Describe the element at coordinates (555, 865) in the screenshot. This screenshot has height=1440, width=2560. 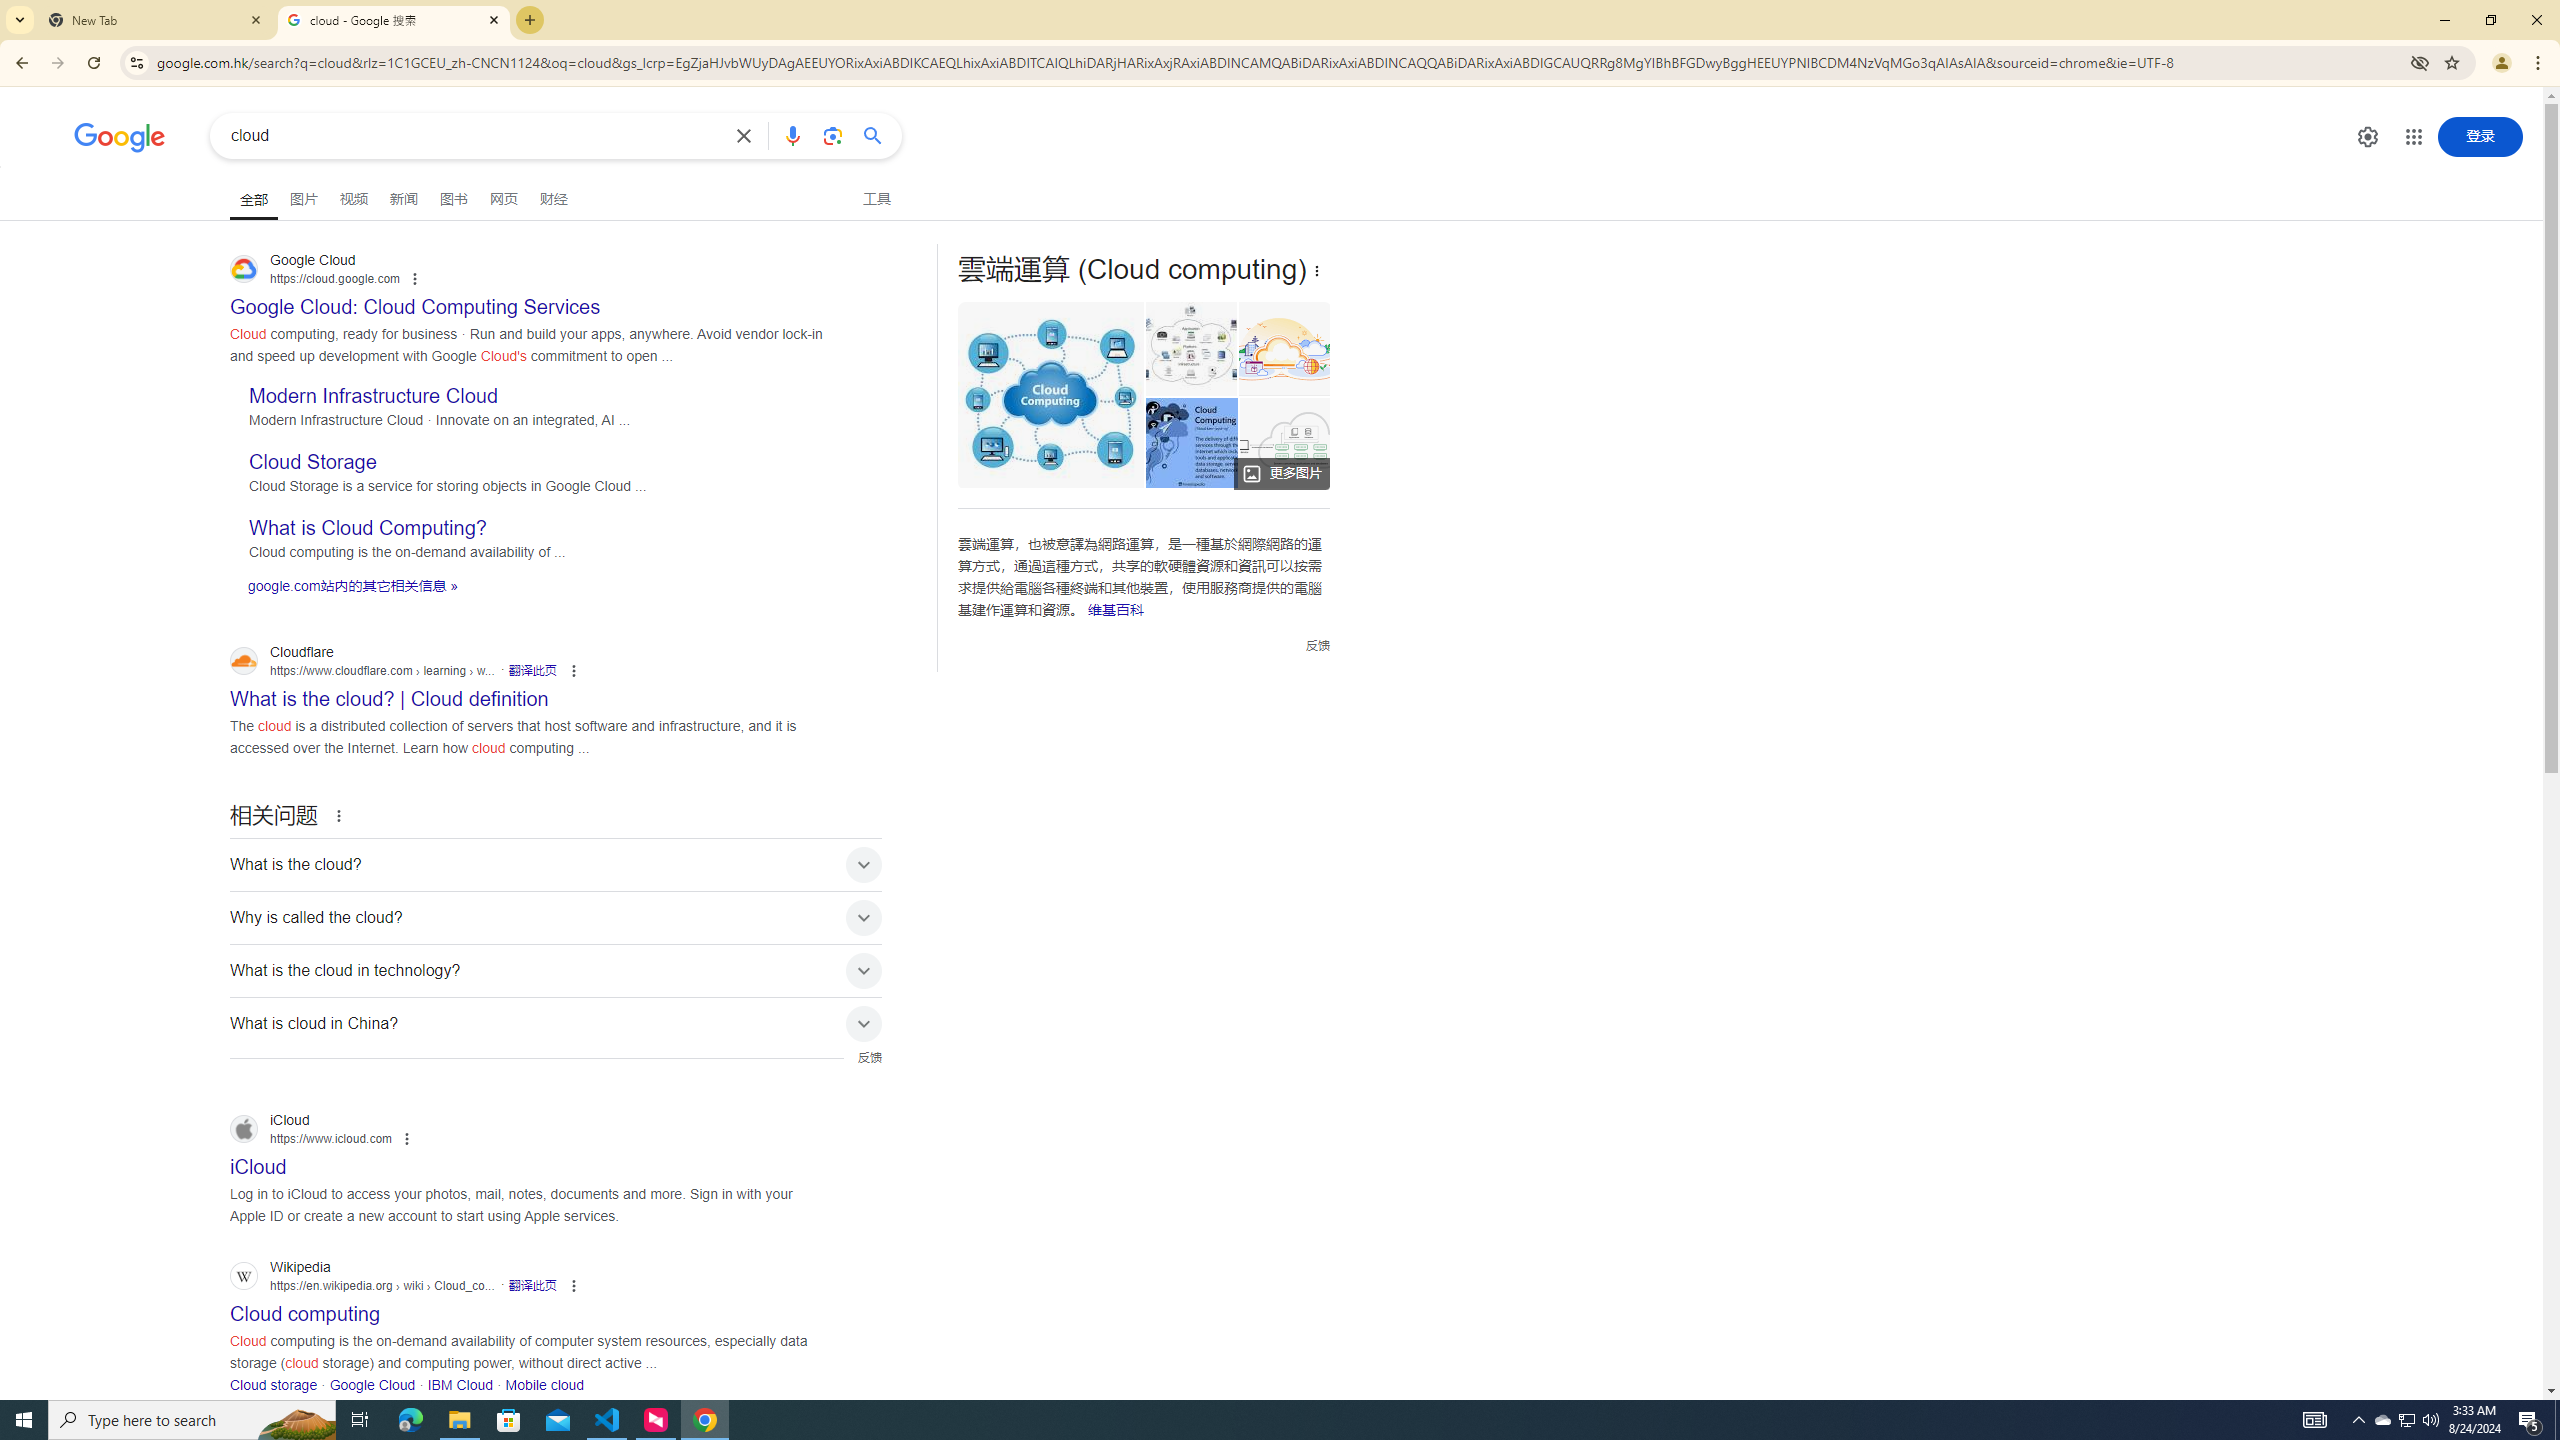
I see `'What is the cloud?'` at that location.